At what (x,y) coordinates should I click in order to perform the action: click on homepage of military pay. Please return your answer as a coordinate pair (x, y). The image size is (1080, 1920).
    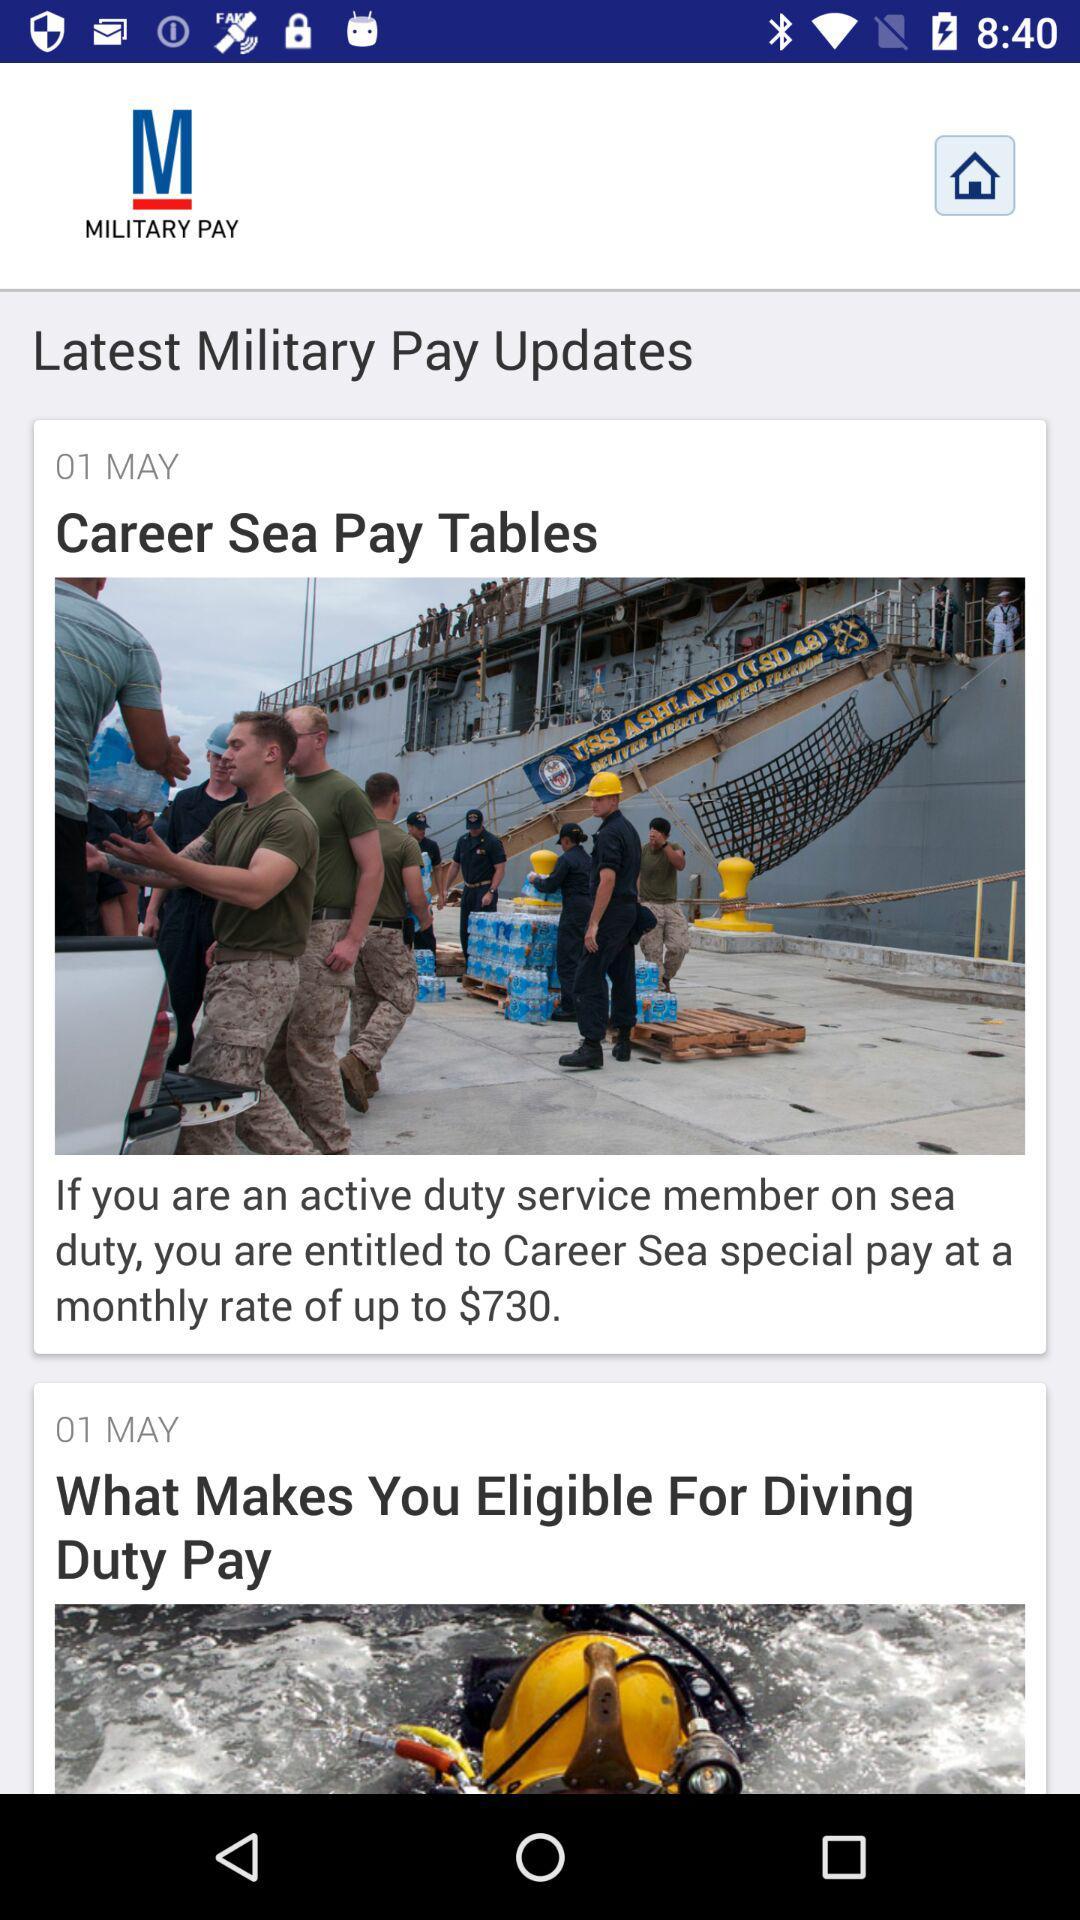
    Looking at the image, I should click on (974, 175).